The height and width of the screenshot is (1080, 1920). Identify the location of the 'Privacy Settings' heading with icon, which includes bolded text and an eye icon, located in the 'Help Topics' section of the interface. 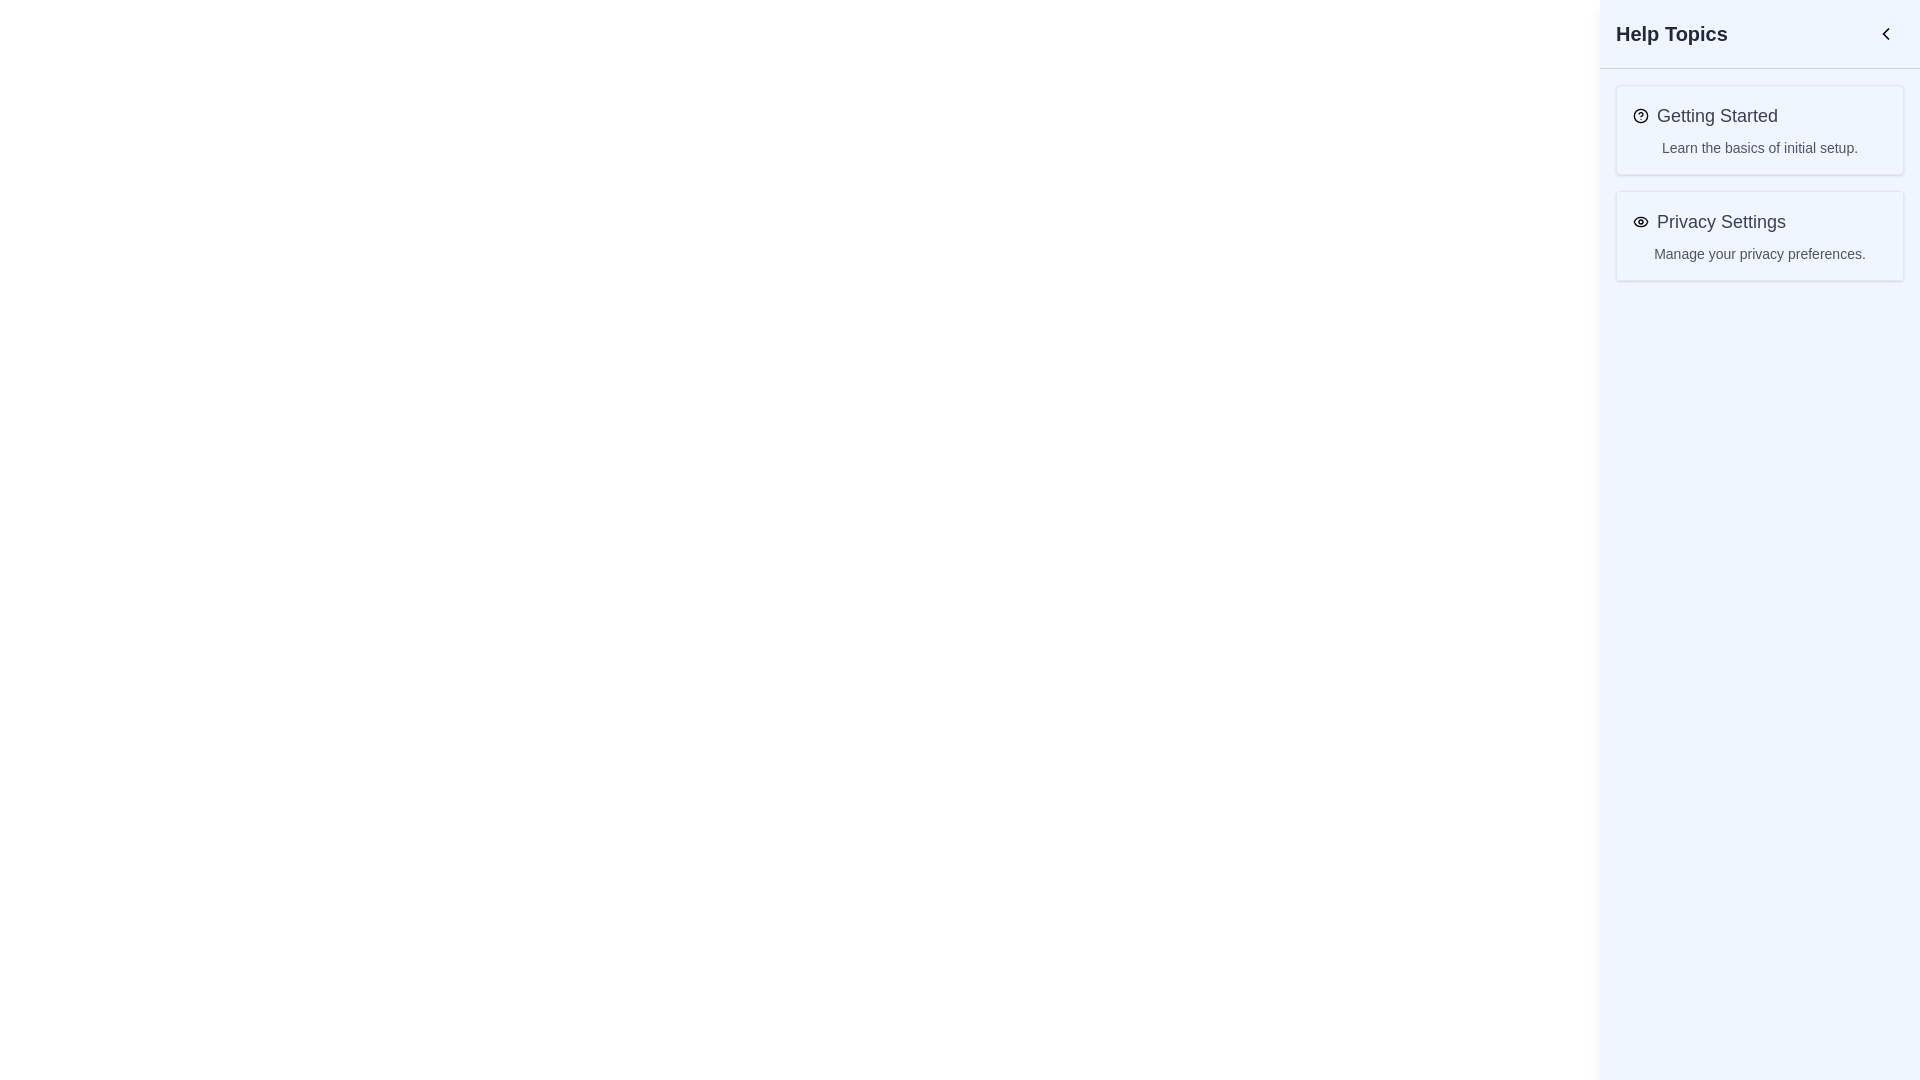
(1760, 222).